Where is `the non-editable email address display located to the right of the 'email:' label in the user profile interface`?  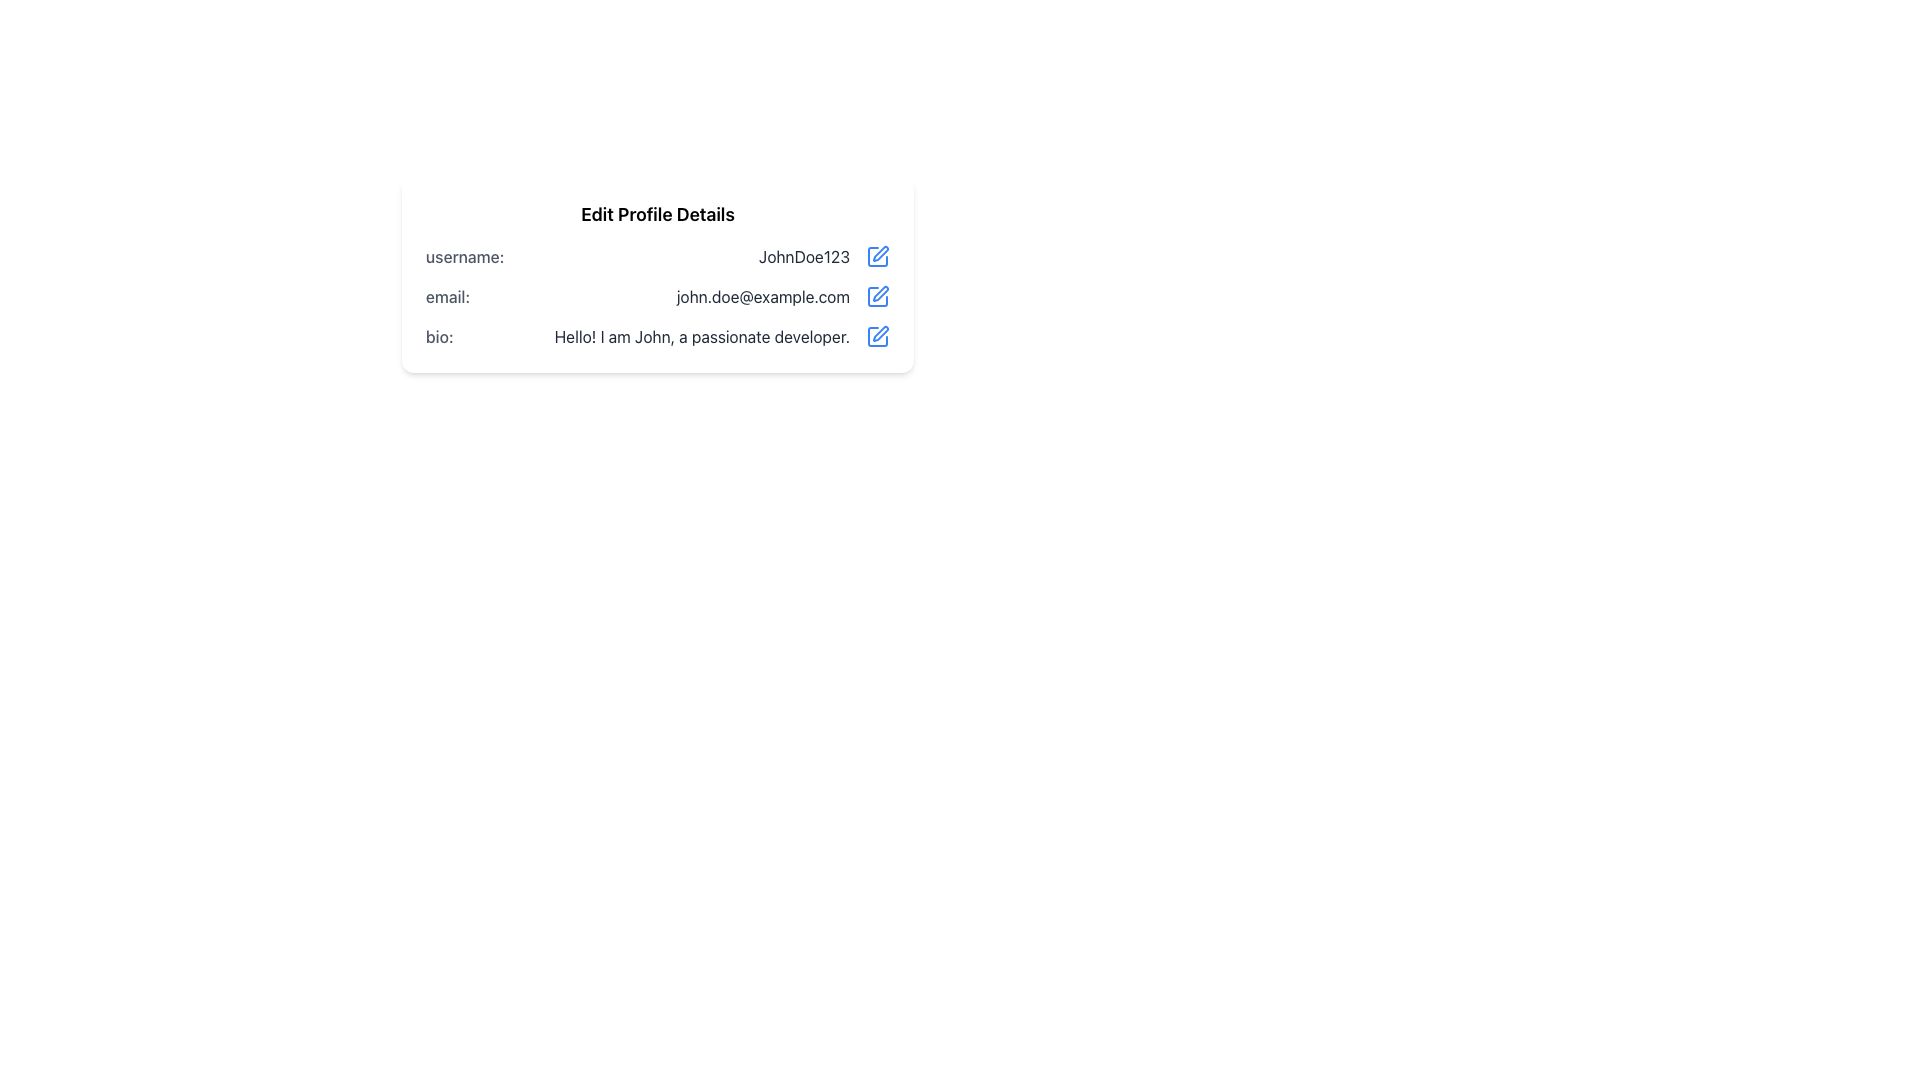
the non-editable email address display located to the right of the 'email:' label in the user profile interface is located at coordinates (782, 297).